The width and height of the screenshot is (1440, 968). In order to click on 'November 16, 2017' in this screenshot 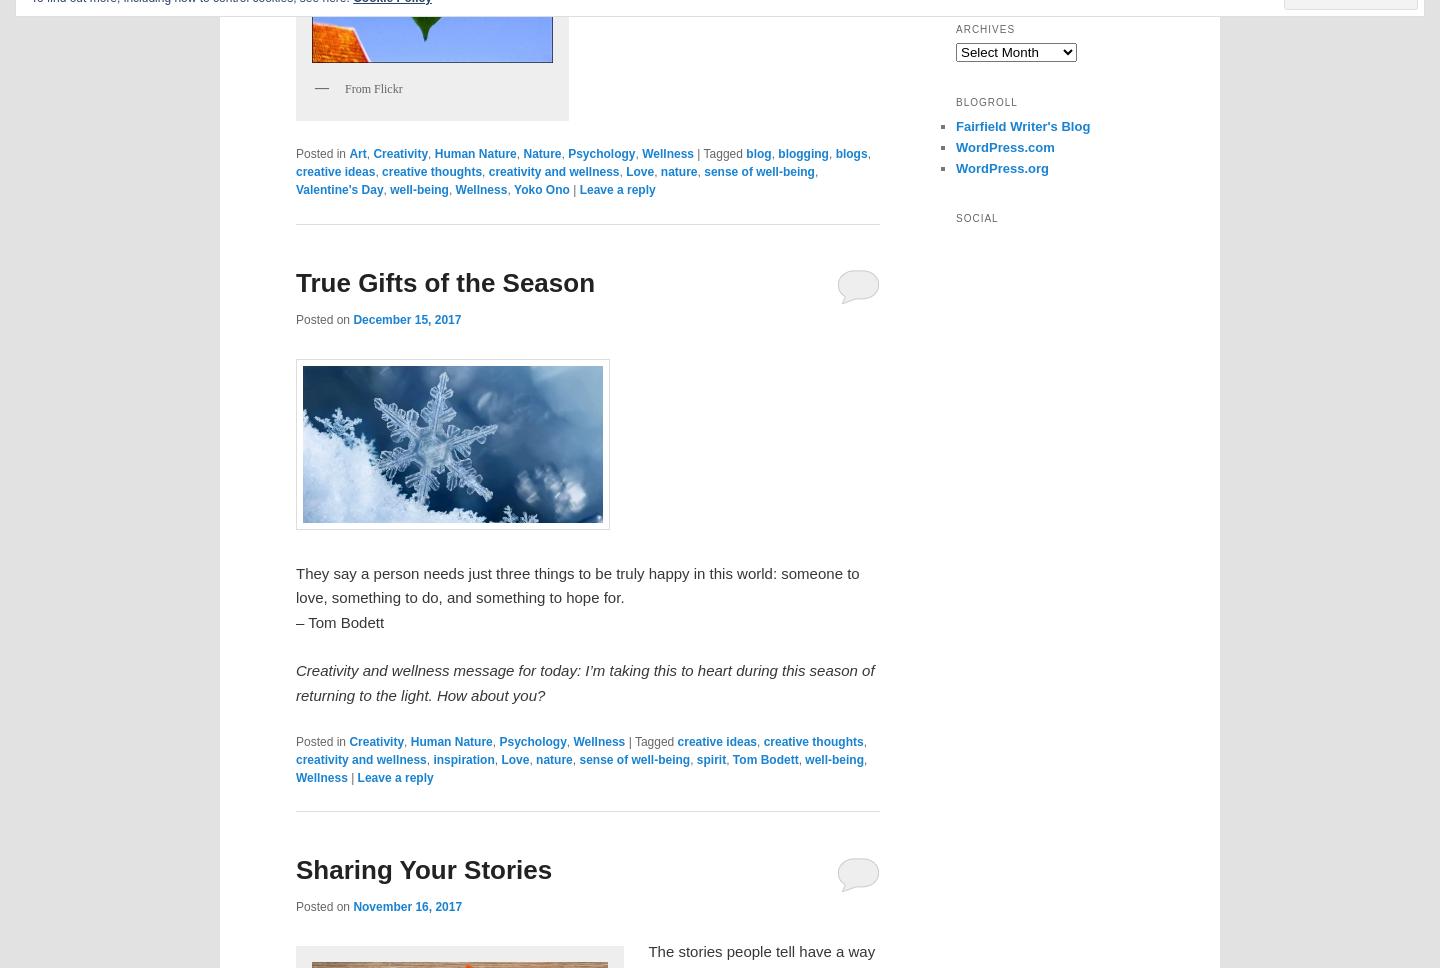, I will do `click(406, 907)`.